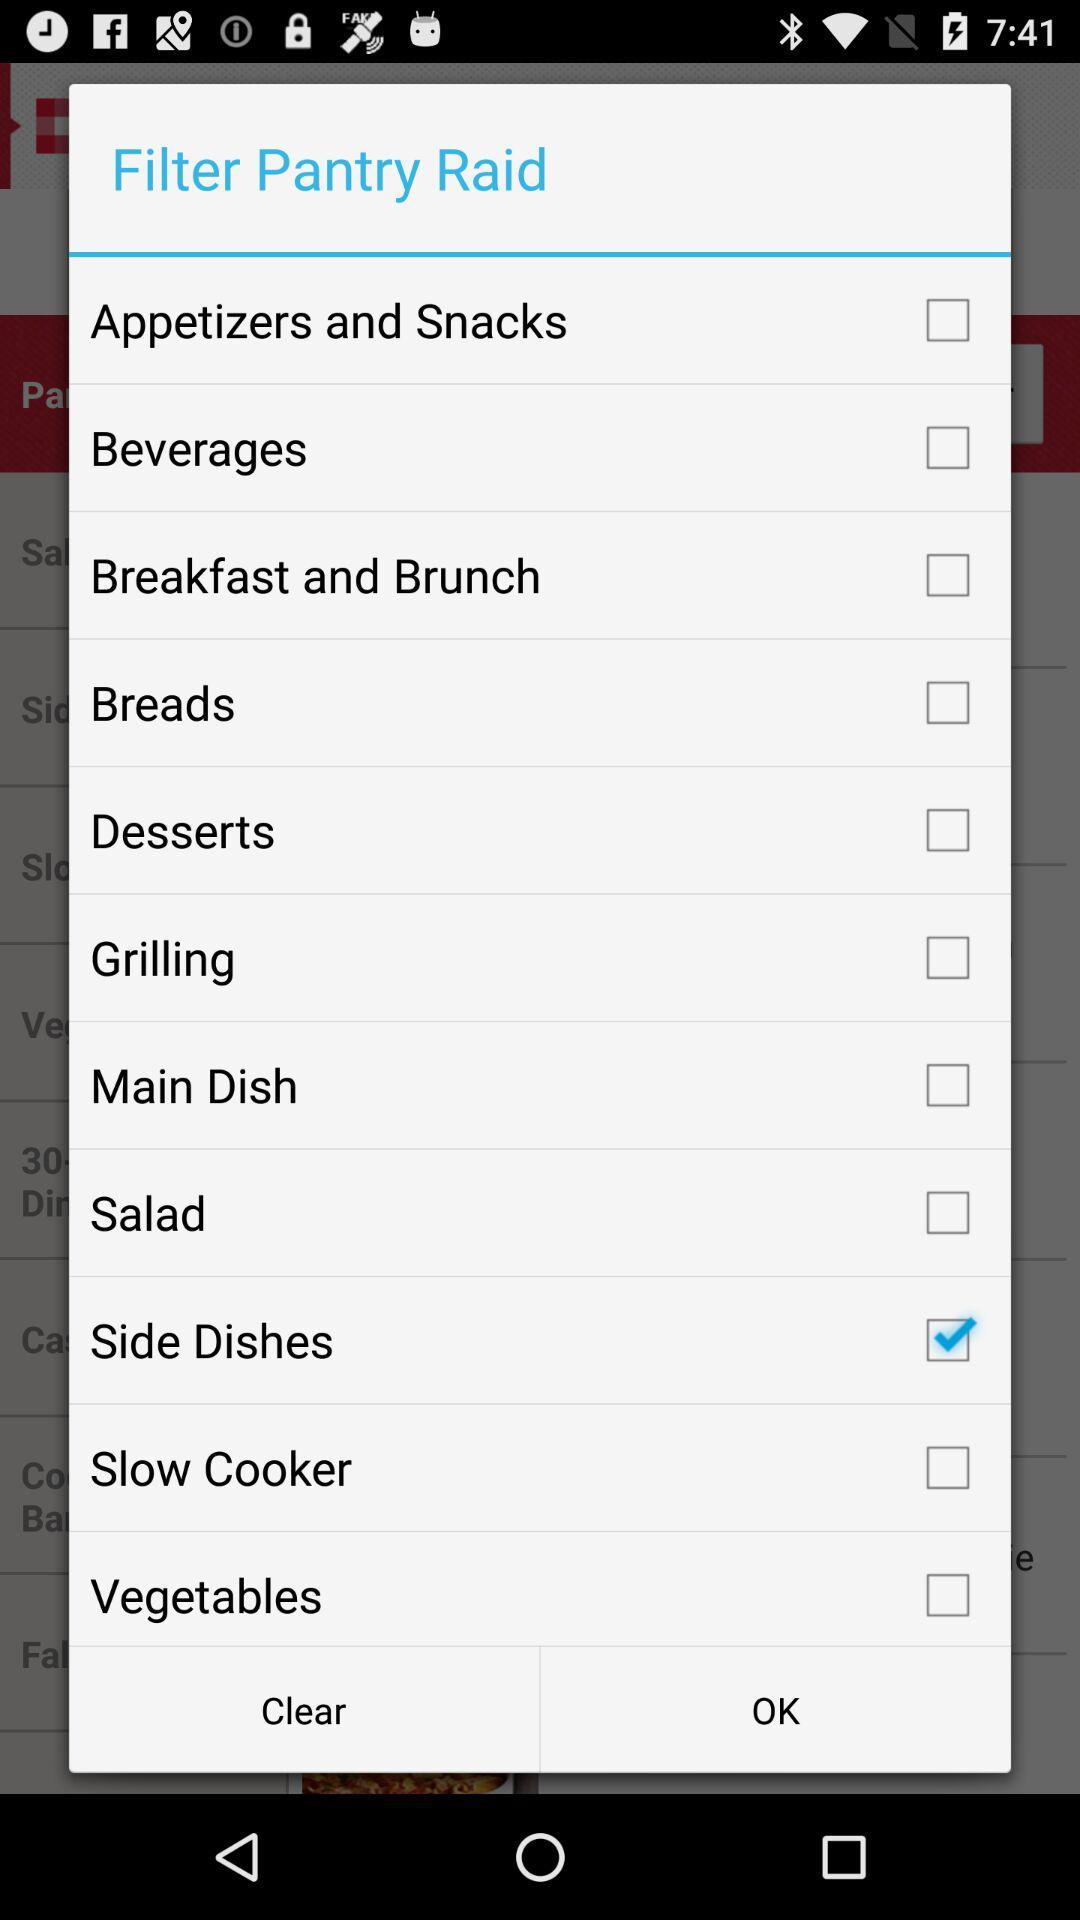  What do you see at coordinates (304, 1708) in the screenshot?
I see `item to the left of the ok item` at bounding box center [304, 1708].